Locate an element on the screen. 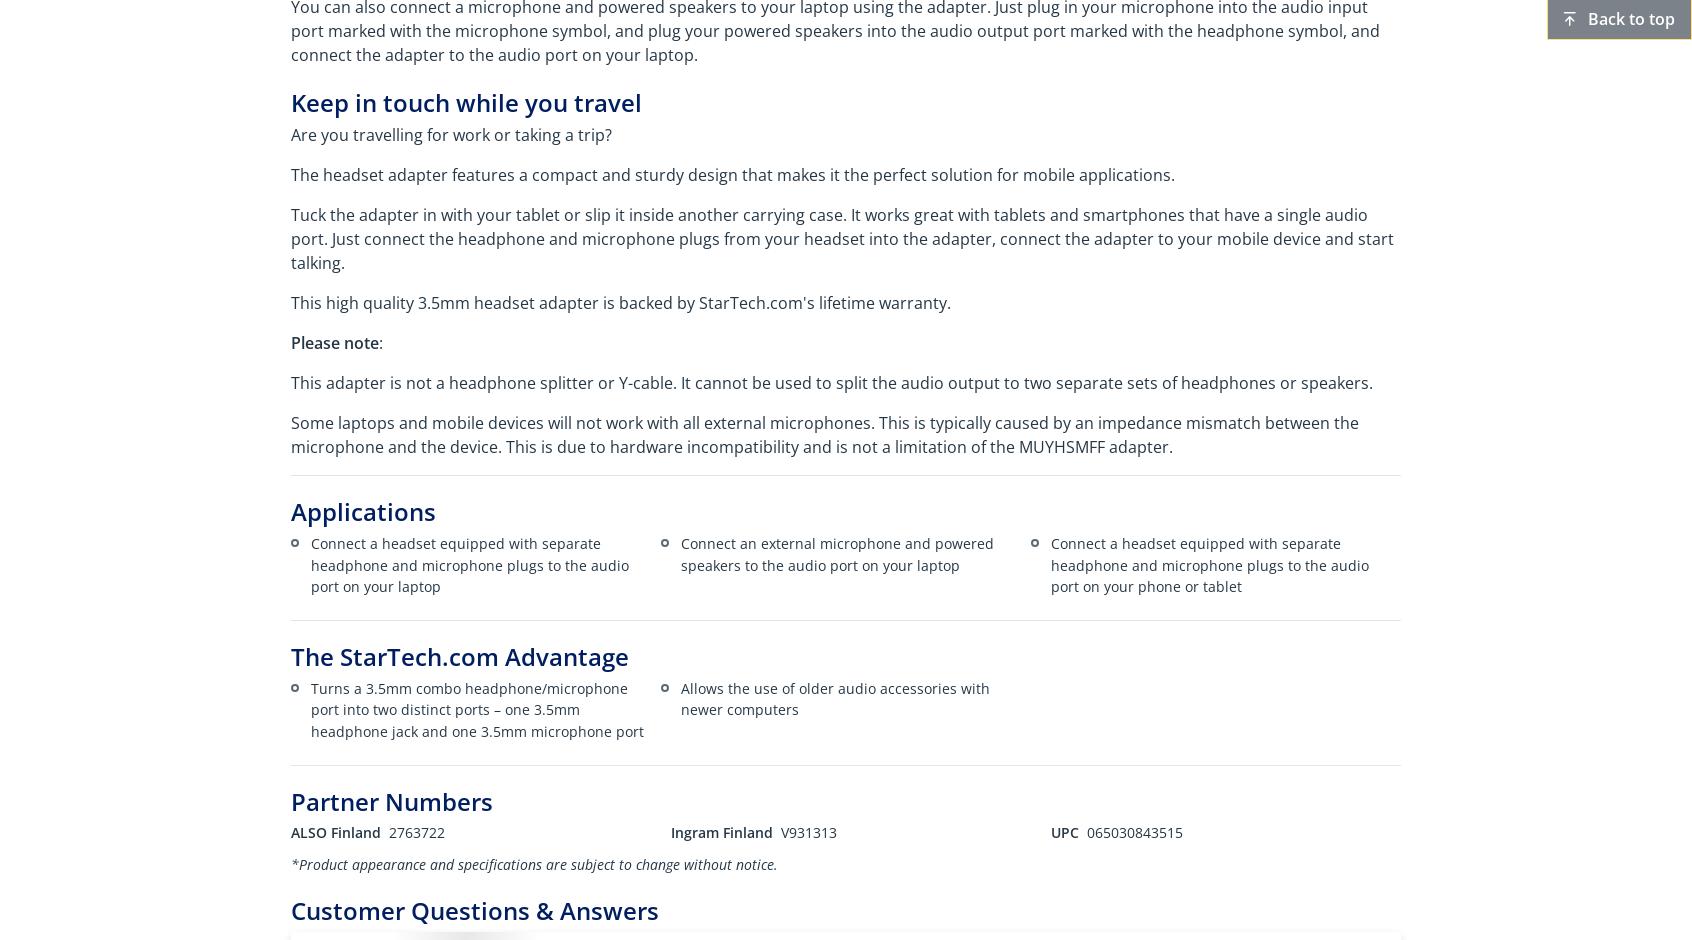 Image resolution: width=1692 pixels, height=940 pixels. 'ALSO Finland' is located at coordinates (335, 831).